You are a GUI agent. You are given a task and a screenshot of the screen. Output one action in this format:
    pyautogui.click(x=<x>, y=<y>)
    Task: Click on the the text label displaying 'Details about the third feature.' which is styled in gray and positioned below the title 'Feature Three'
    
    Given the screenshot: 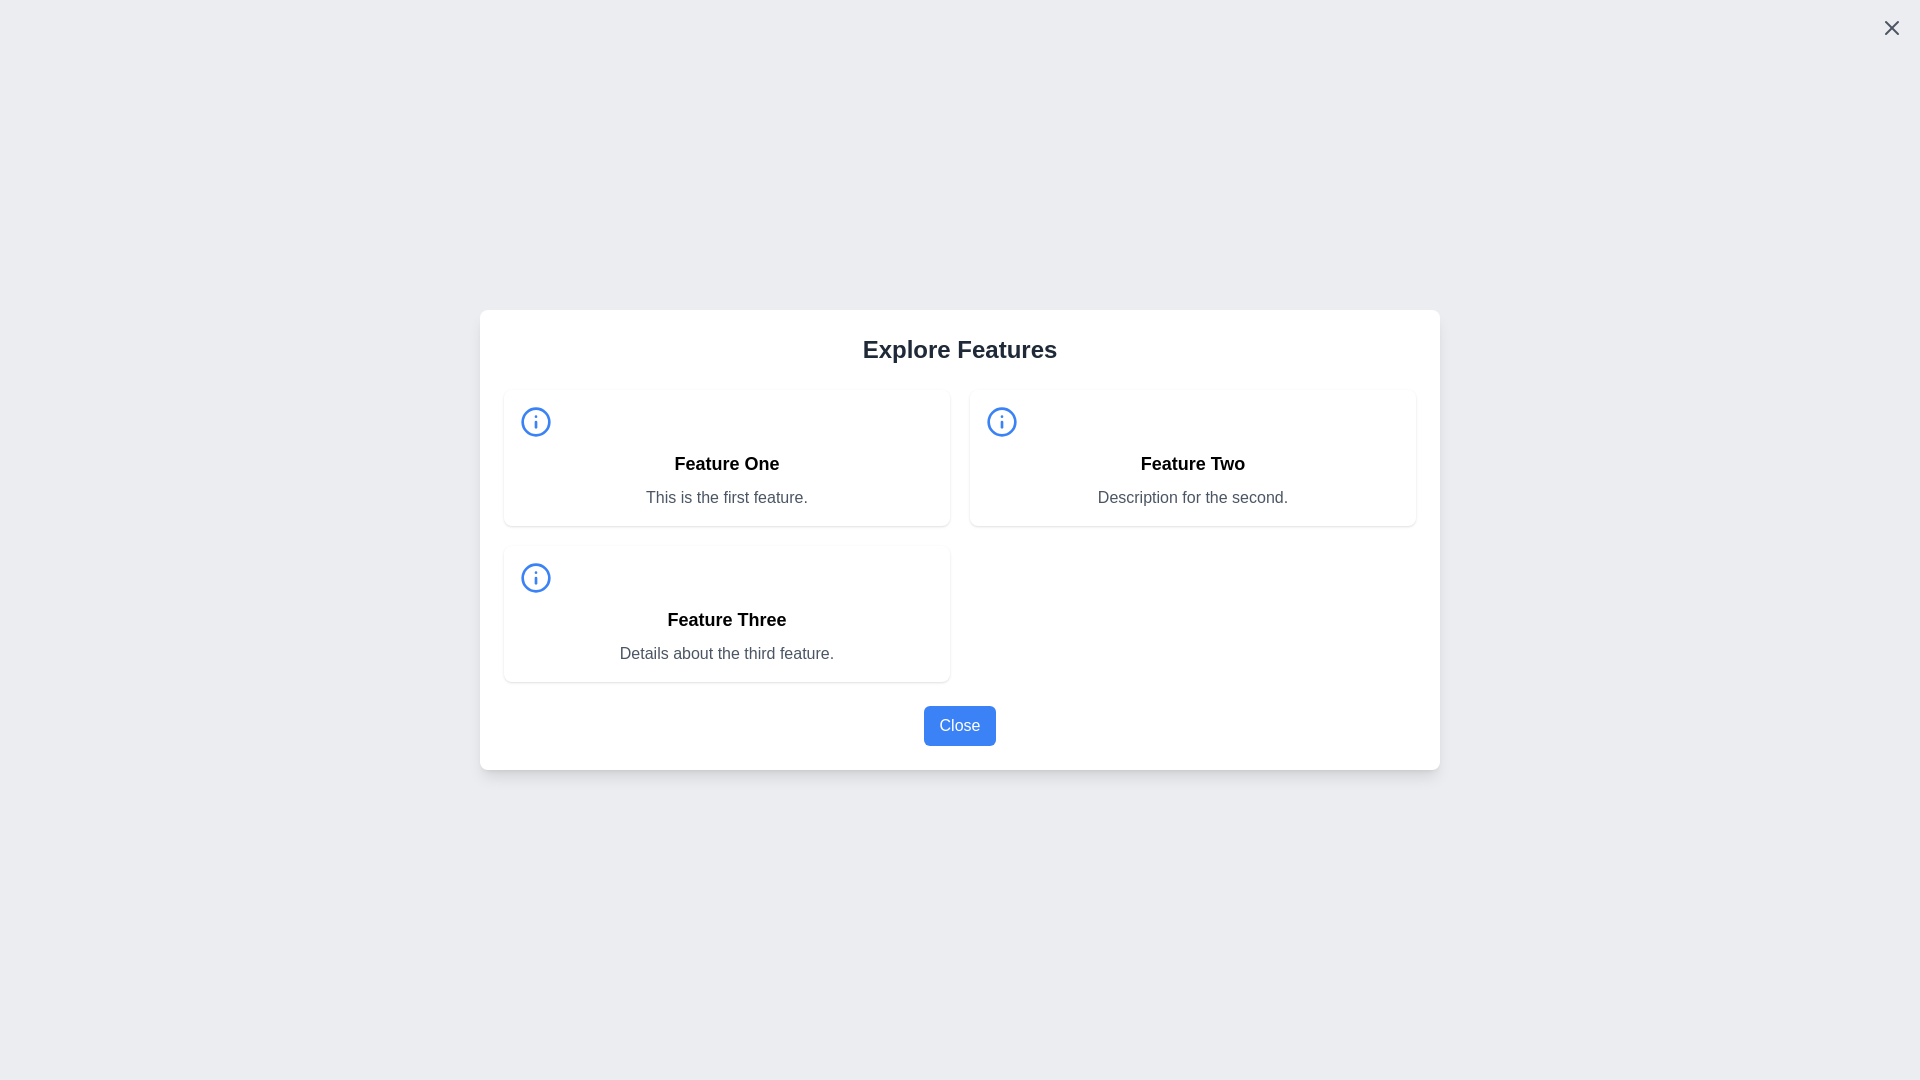 What is the action you would take?
    pyautogui.click(x=725, y=654)
    